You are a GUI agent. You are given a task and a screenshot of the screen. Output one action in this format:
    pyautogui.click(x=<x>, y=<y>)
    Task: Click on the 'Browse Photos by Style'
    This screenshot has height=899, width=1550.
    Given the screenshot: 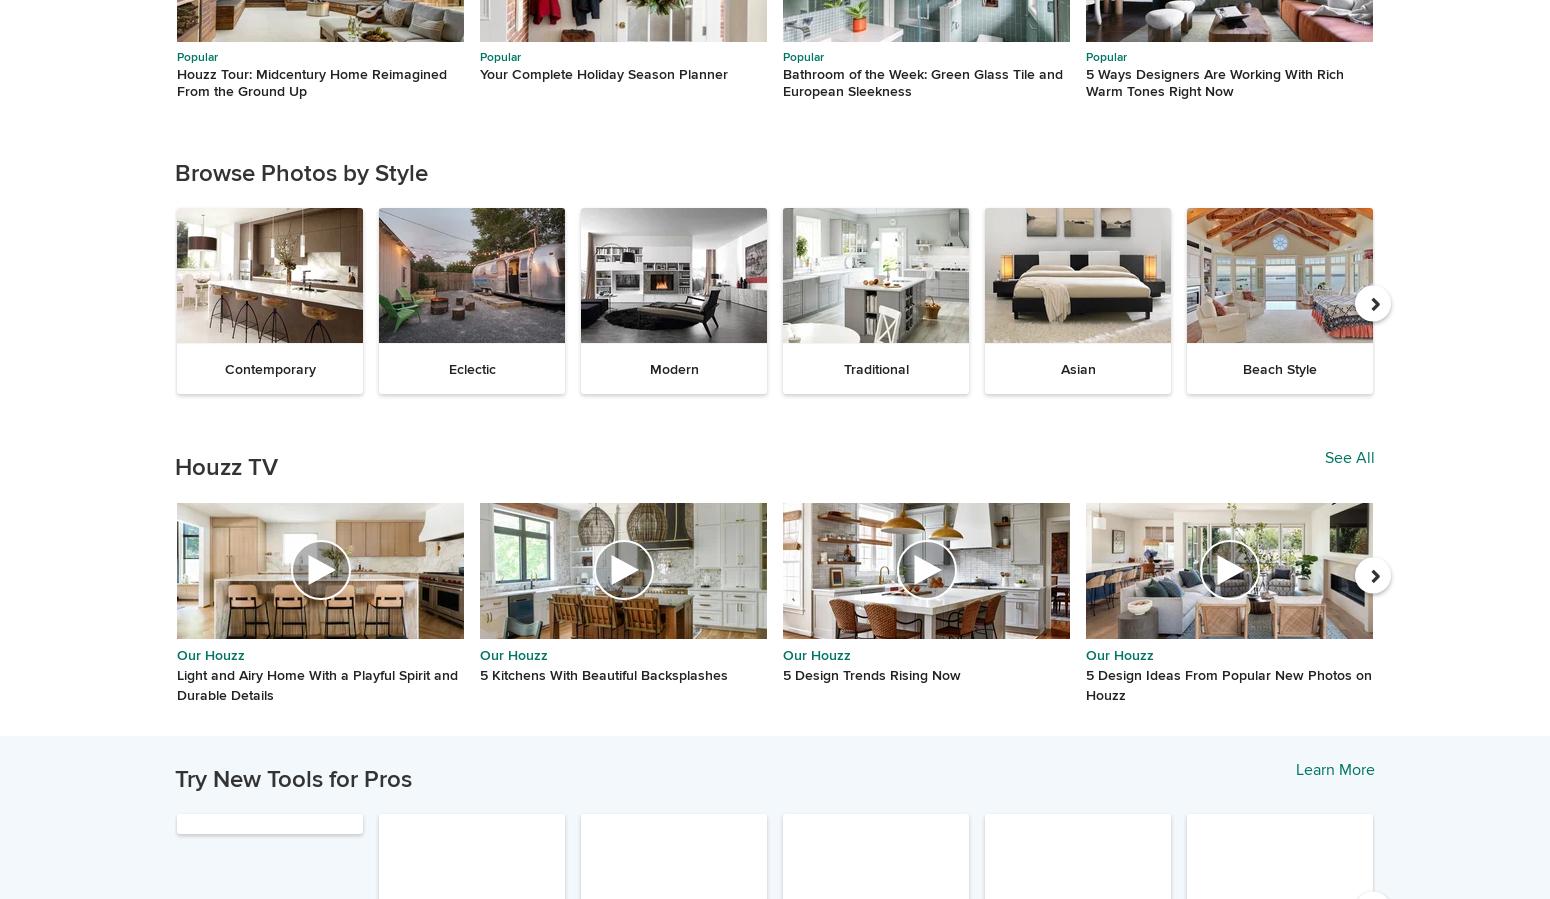 What is the action you would take?
    pyautogui.click(x=301, y=173)
    